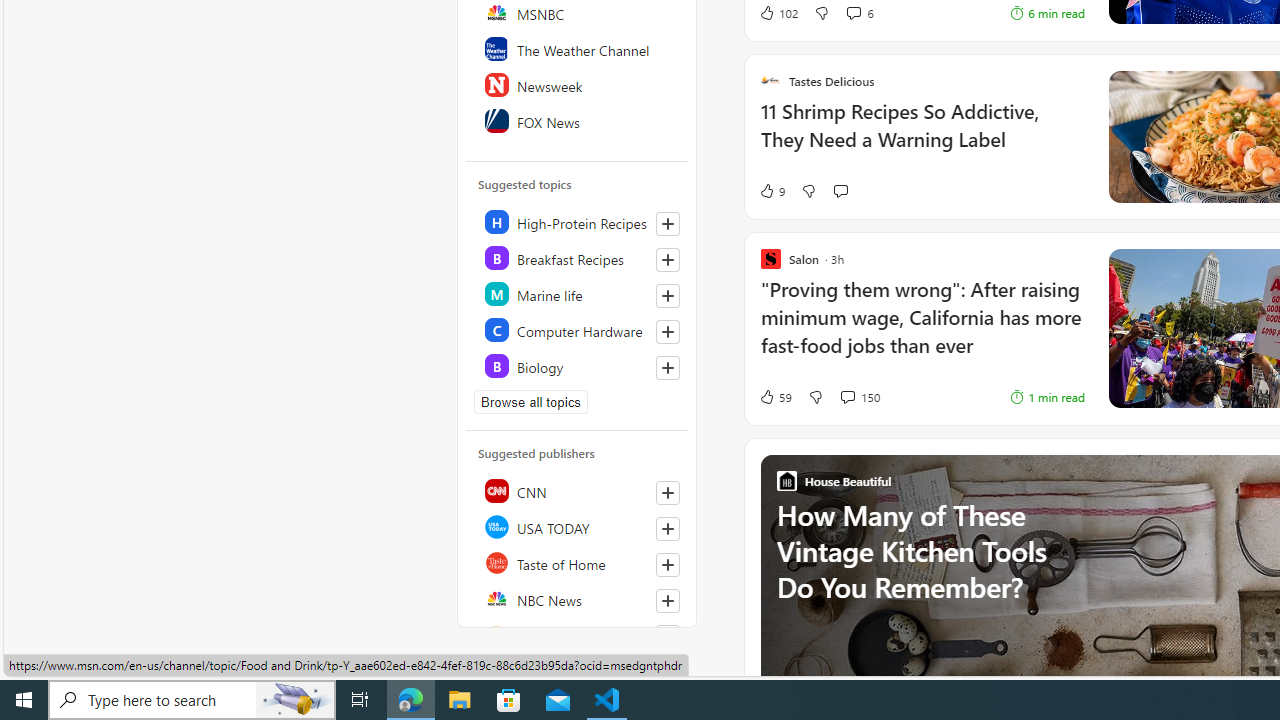  What do you see at coordinates (921, 135) in the screenshot?
I see `'11 Shrimp Recipes So Addictive, They Need a Warning Label'` at bounding box center [921, 135].